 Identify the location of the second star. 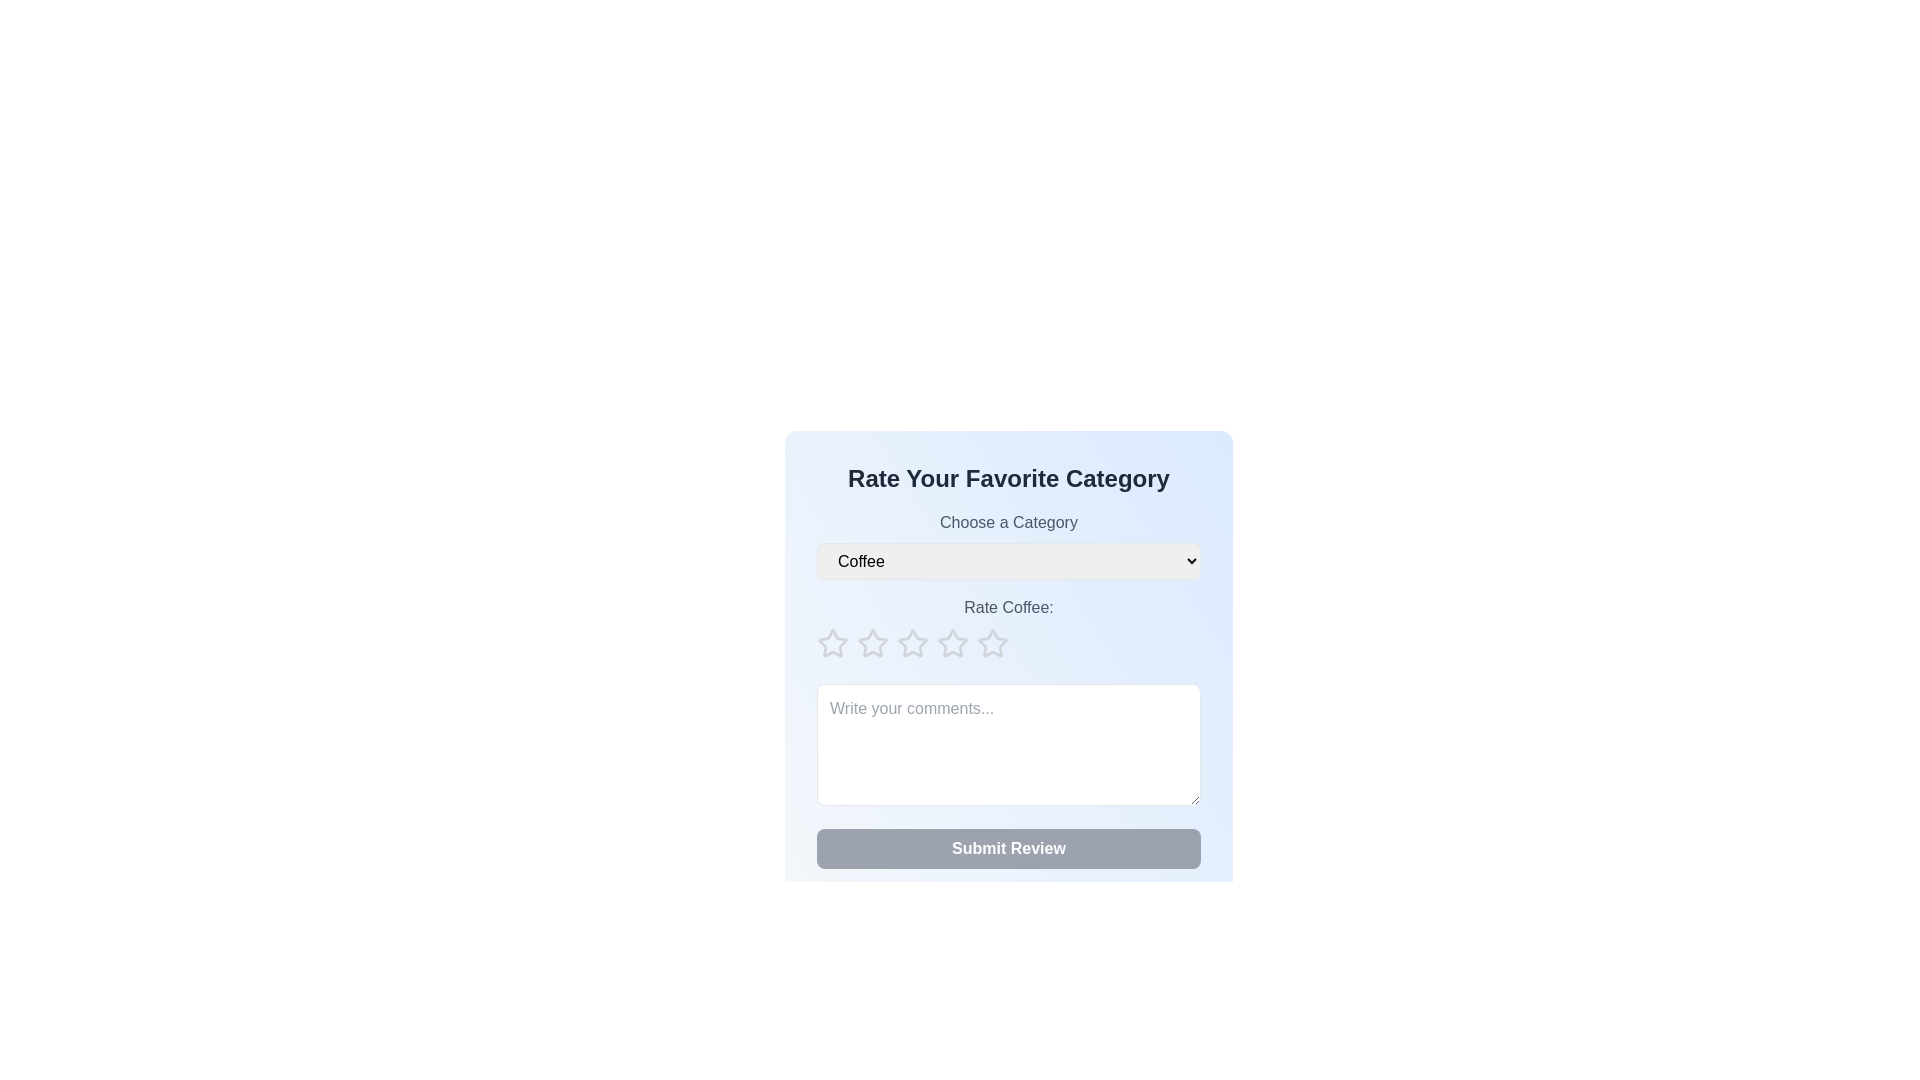
(911, 643).